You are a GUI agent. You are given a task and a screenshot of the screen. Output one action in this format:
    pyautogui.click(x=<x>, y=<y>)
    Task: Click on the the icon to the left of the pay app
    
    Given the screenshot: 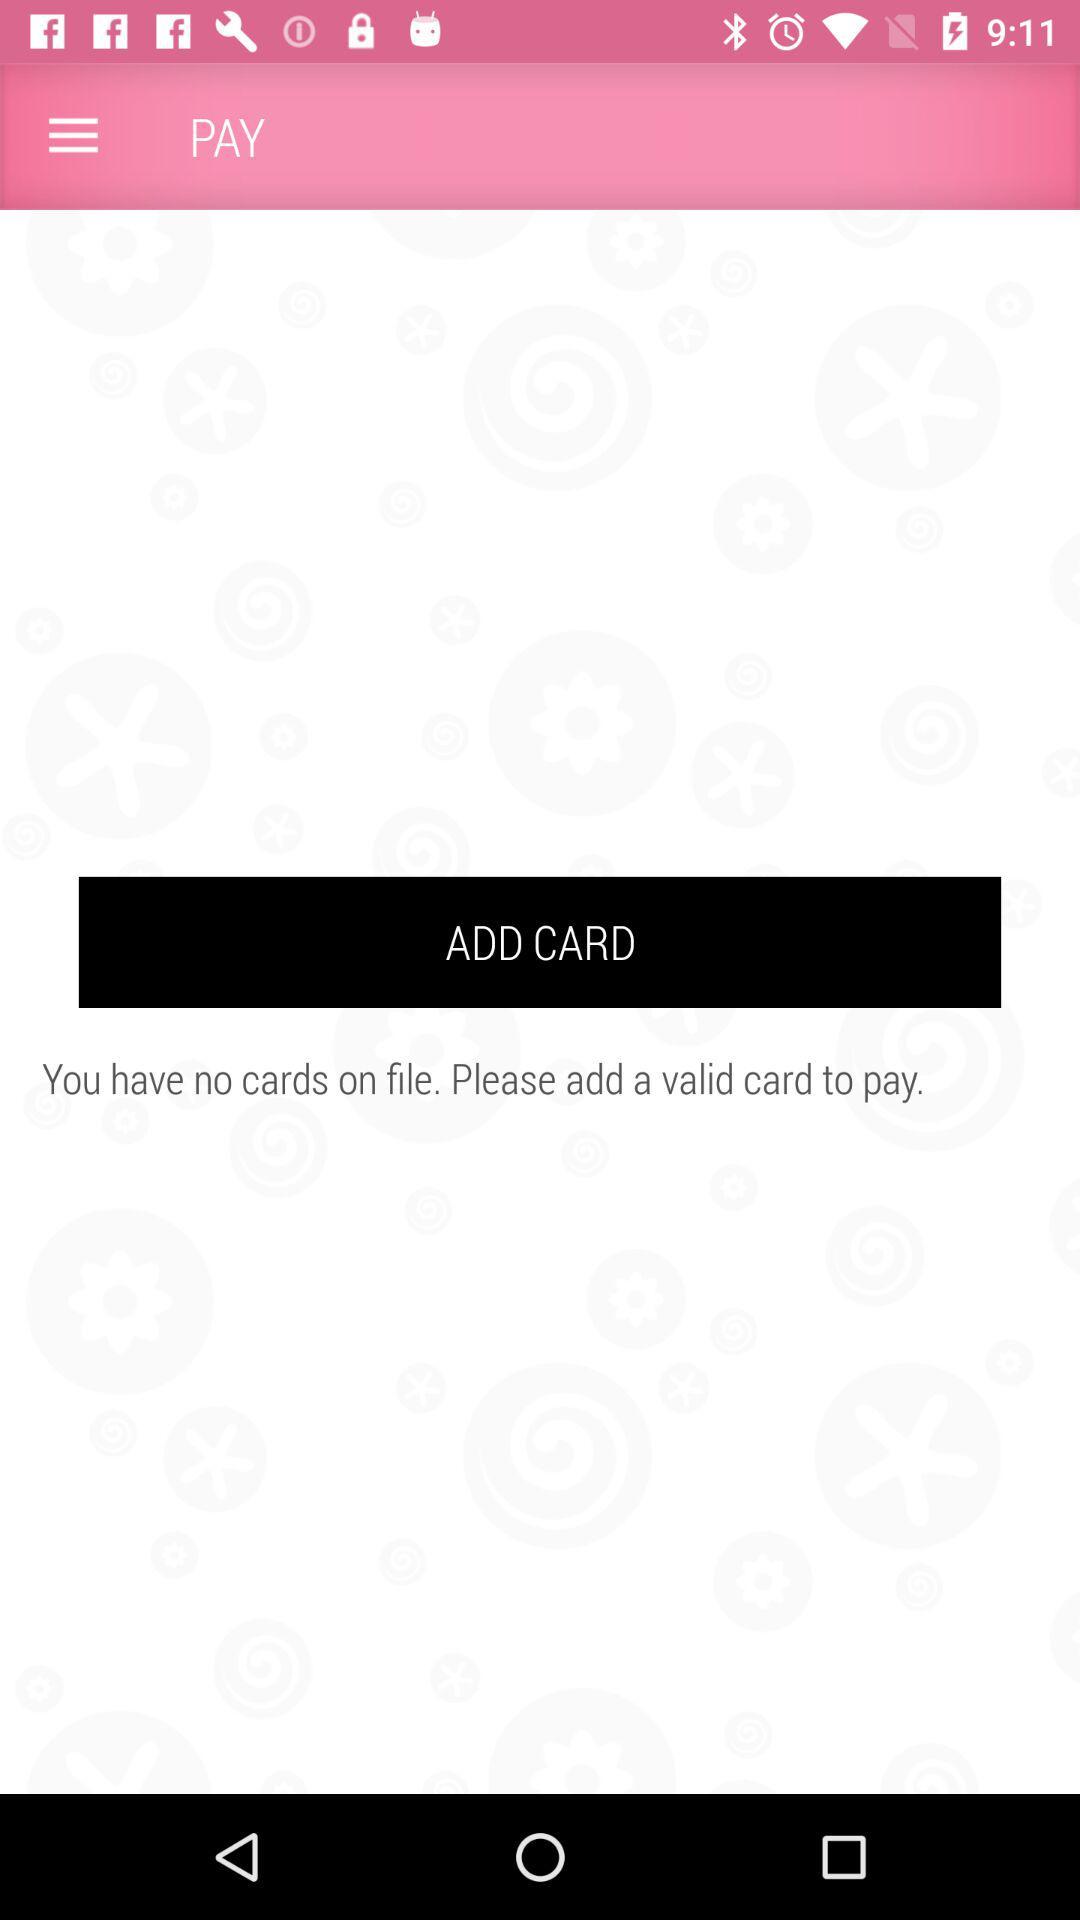 What is the action you would take?
    pyautogui.click(x=72, y=135)
    